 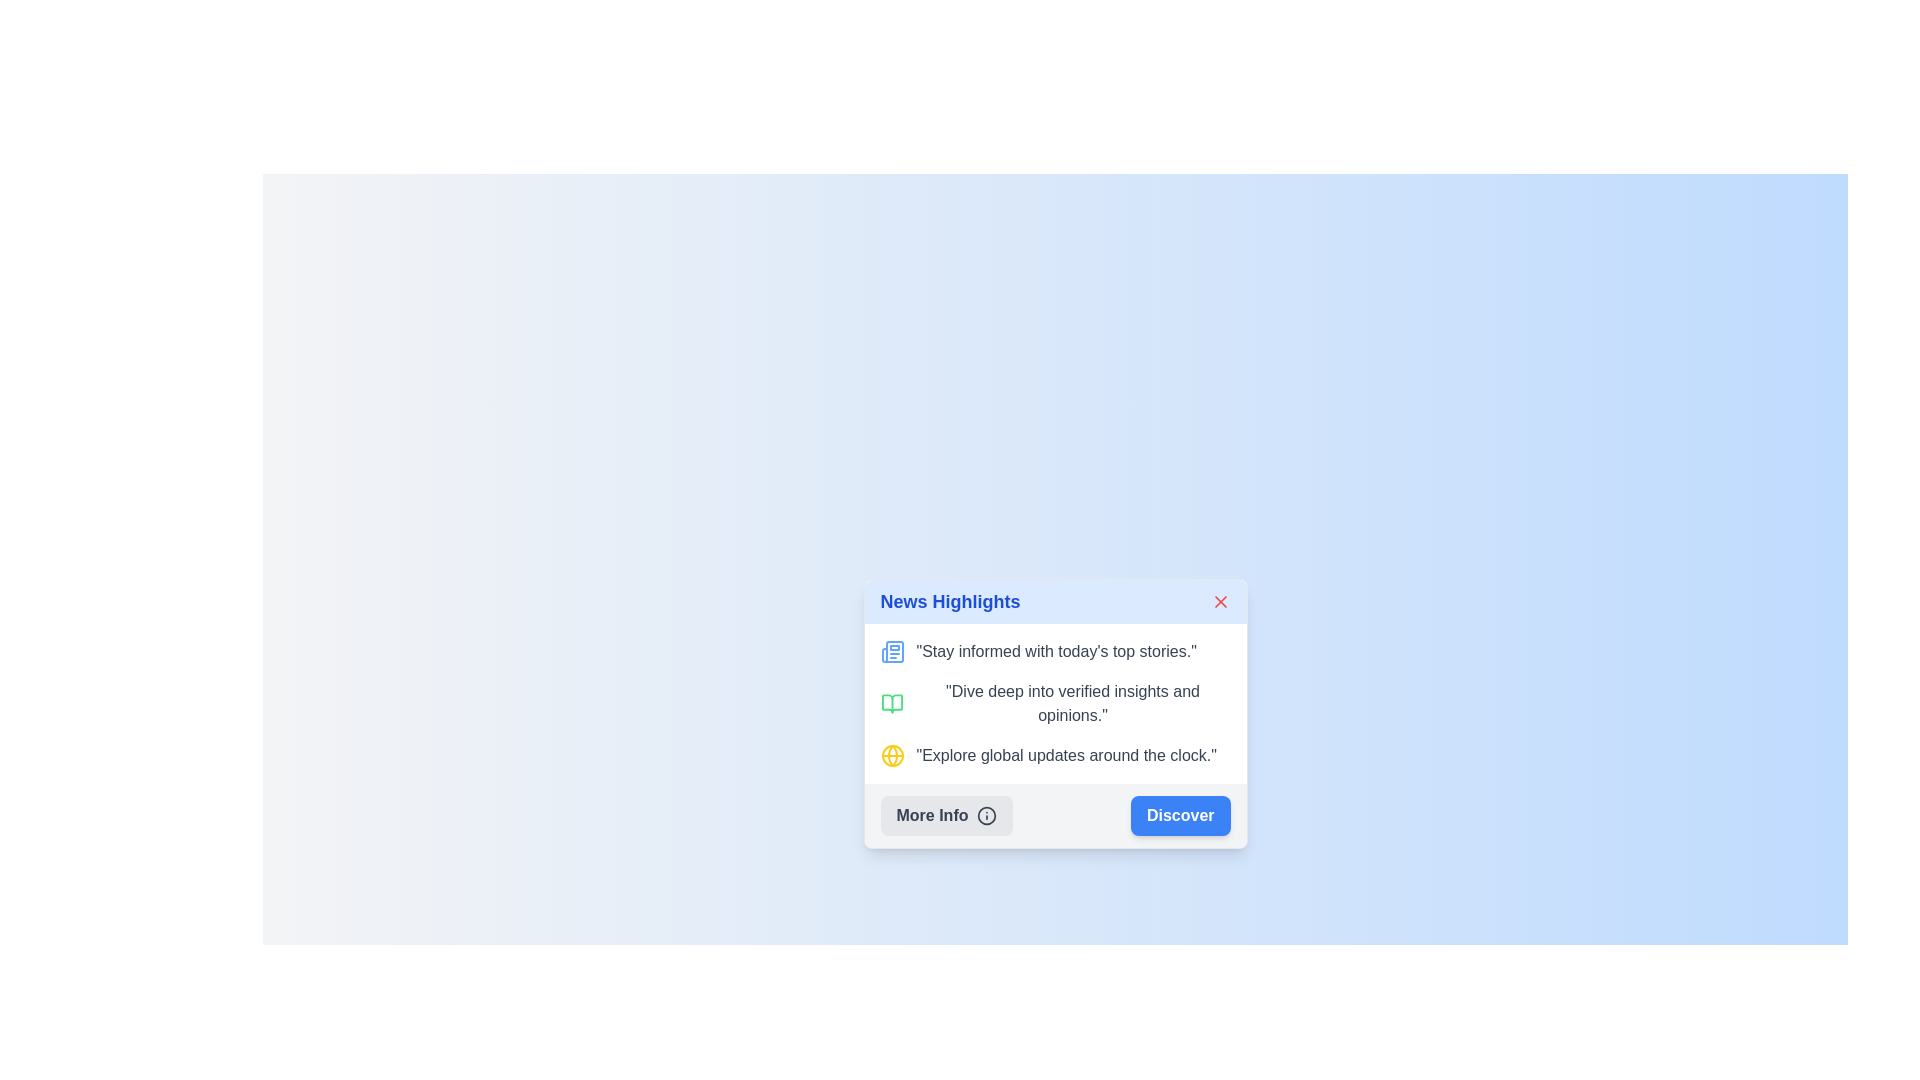 What do you see at coordinates (1072, 703) in the screenshot?
I see `the static text element displaying 'Dive deep into verified insights and opinions.' located within the 'News Highlights' card, which is the second text entry in the list` at bounding box center [1072, 703].